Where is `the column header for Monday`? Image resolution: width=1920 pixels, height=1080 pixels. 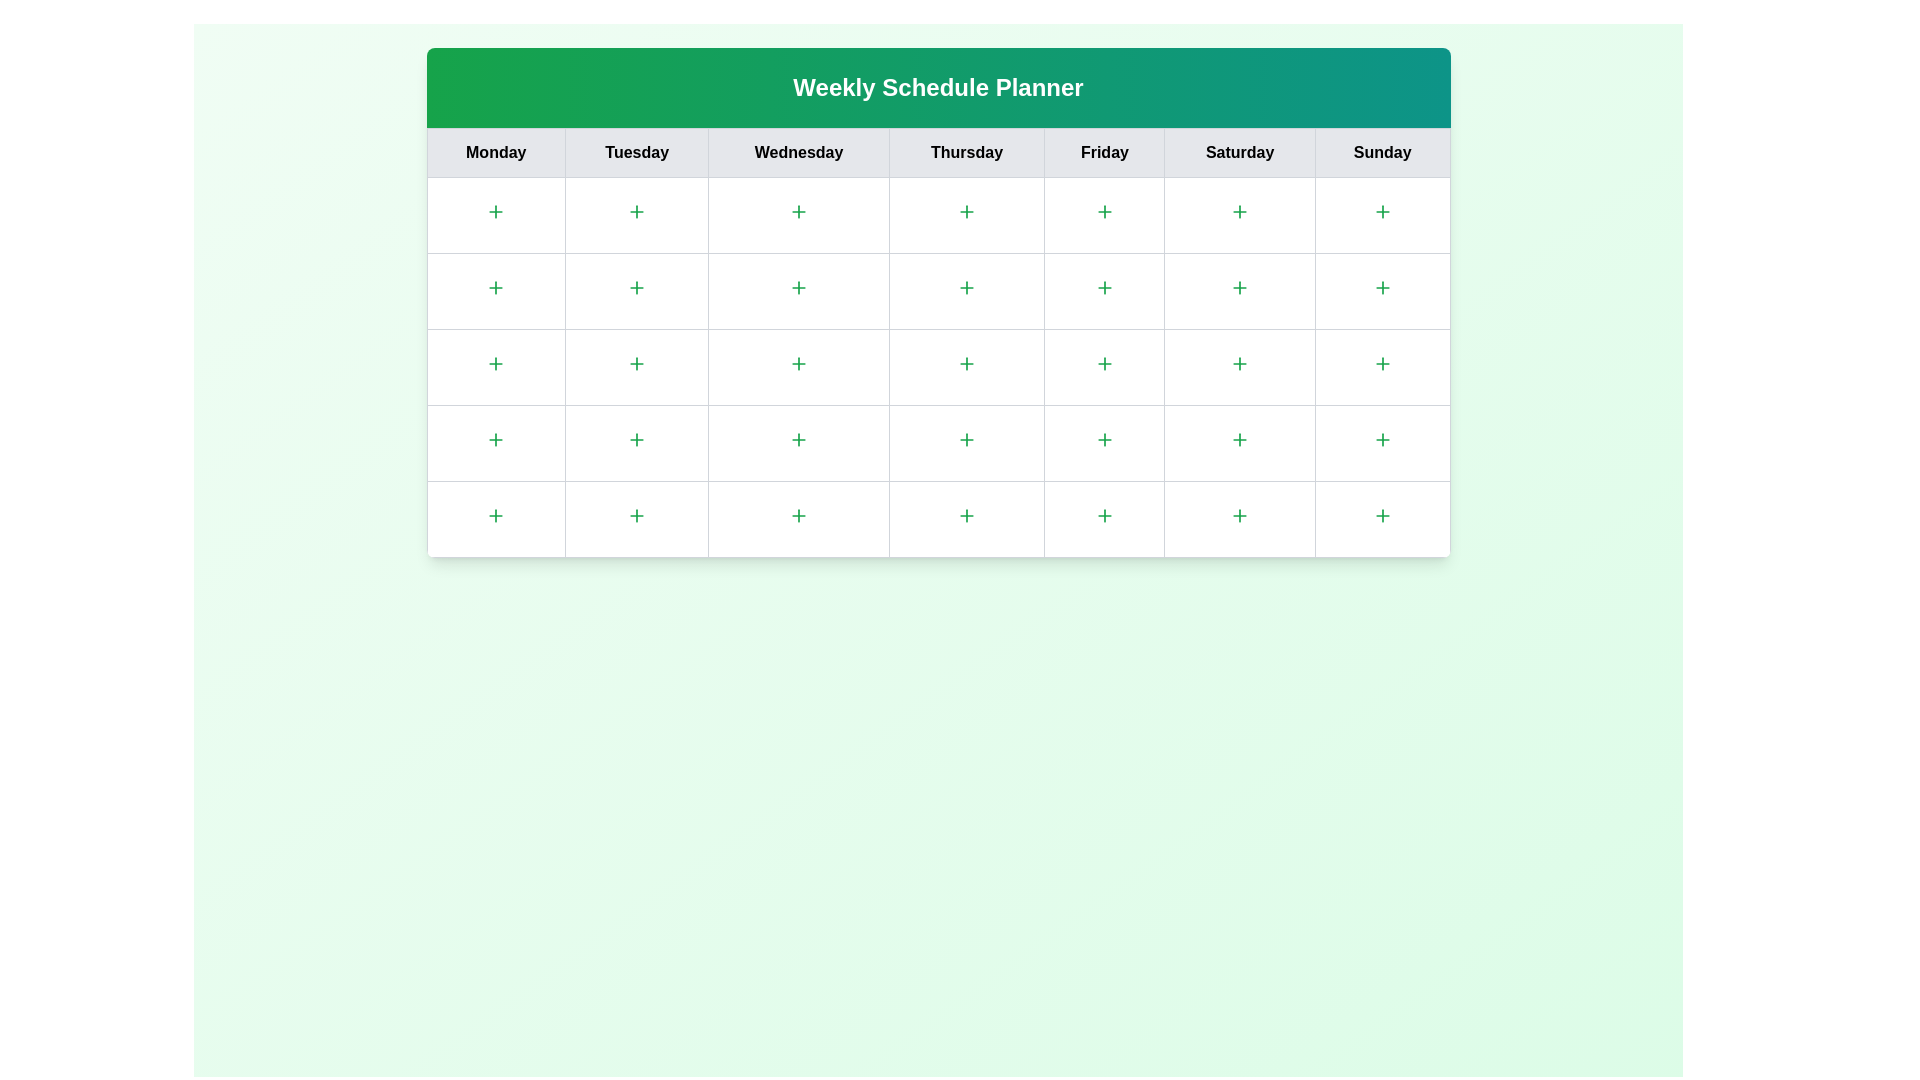 the column header for Monday is located at coordinates (496, 152).